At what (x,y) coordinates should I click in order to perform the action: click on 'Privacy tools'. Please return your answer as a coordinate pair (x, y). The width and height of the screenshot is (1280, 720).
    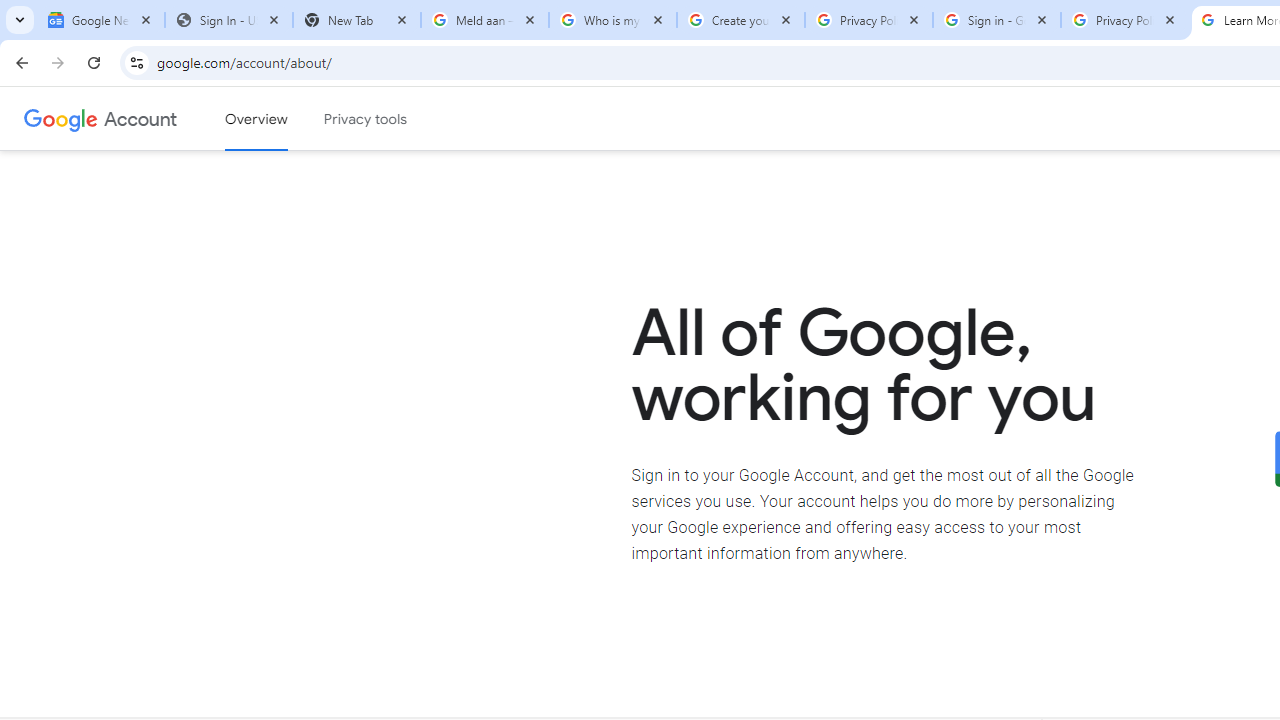
    Looking at the image, I should click on (366, 119).